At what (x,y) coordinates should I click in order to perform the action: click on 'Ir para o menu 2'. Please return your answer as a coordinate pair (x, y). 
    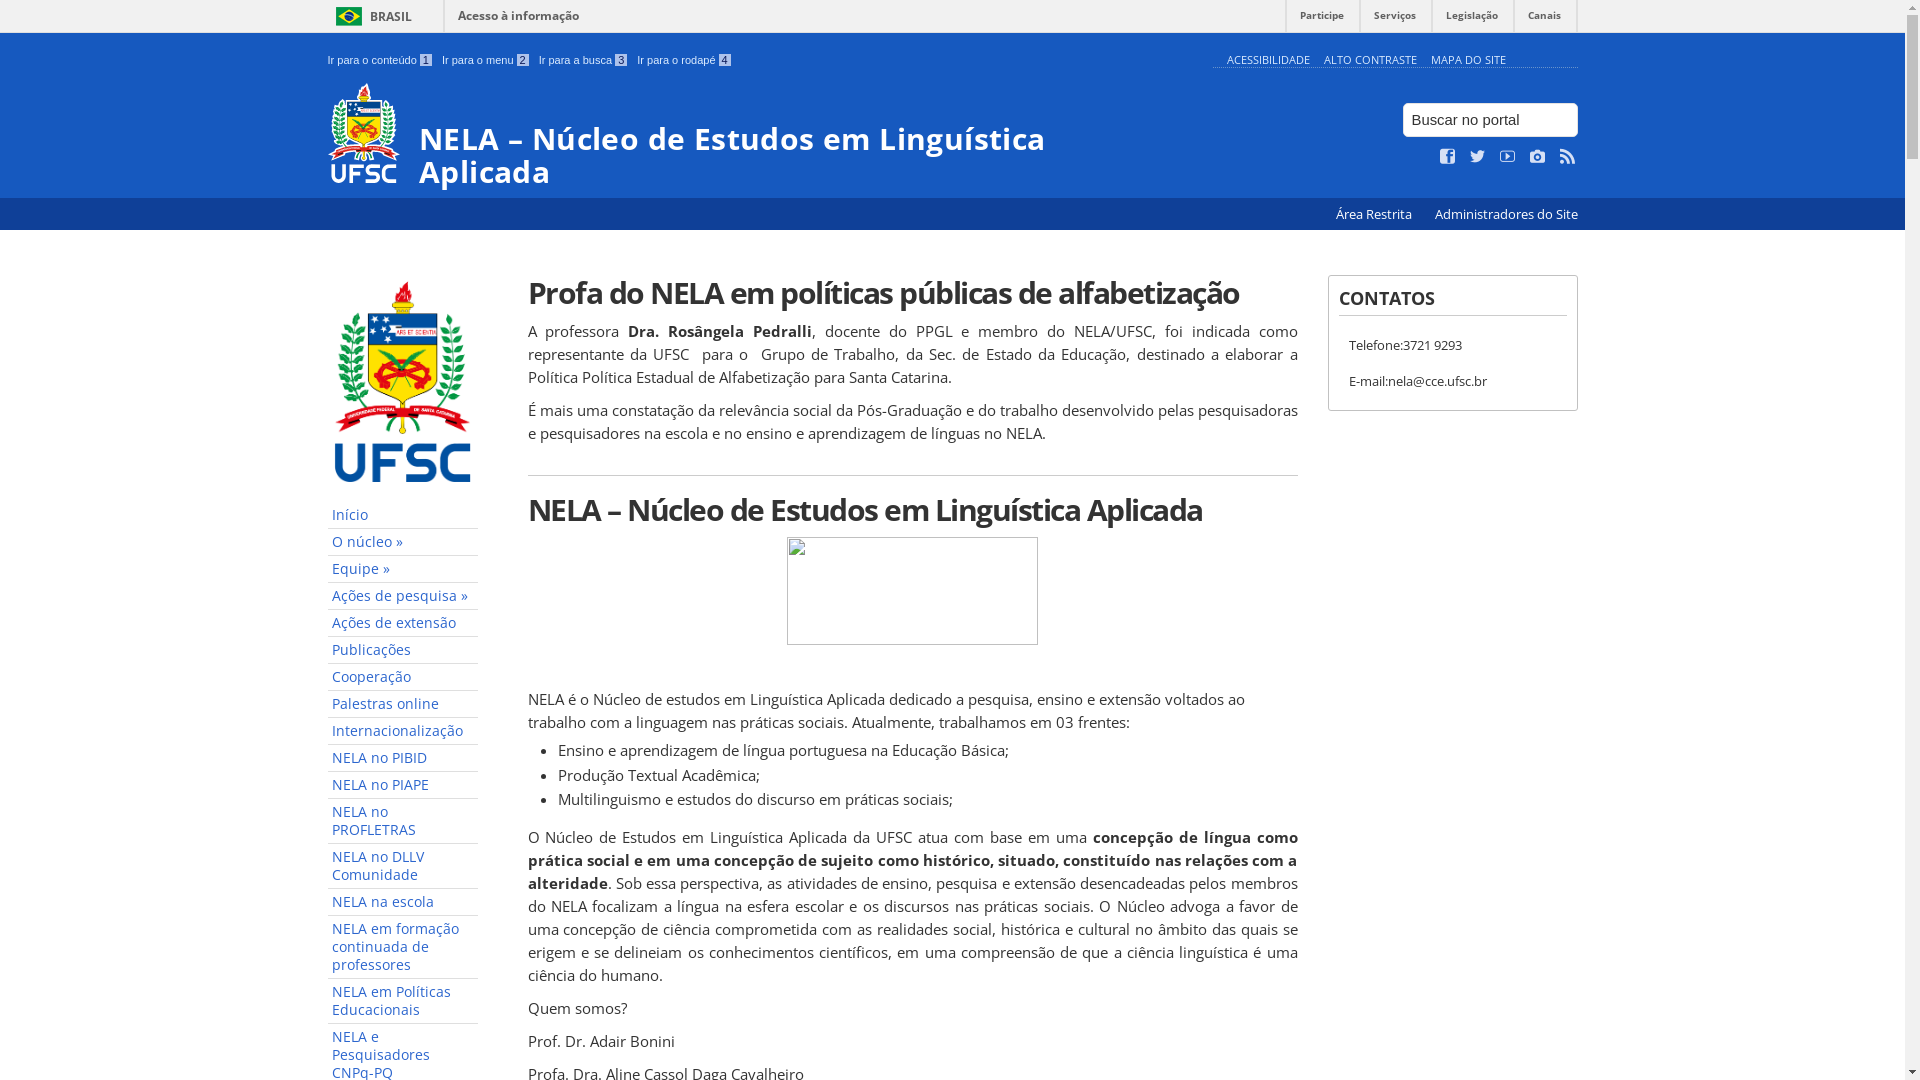
    Looking at the image, I should click on (440, 59).